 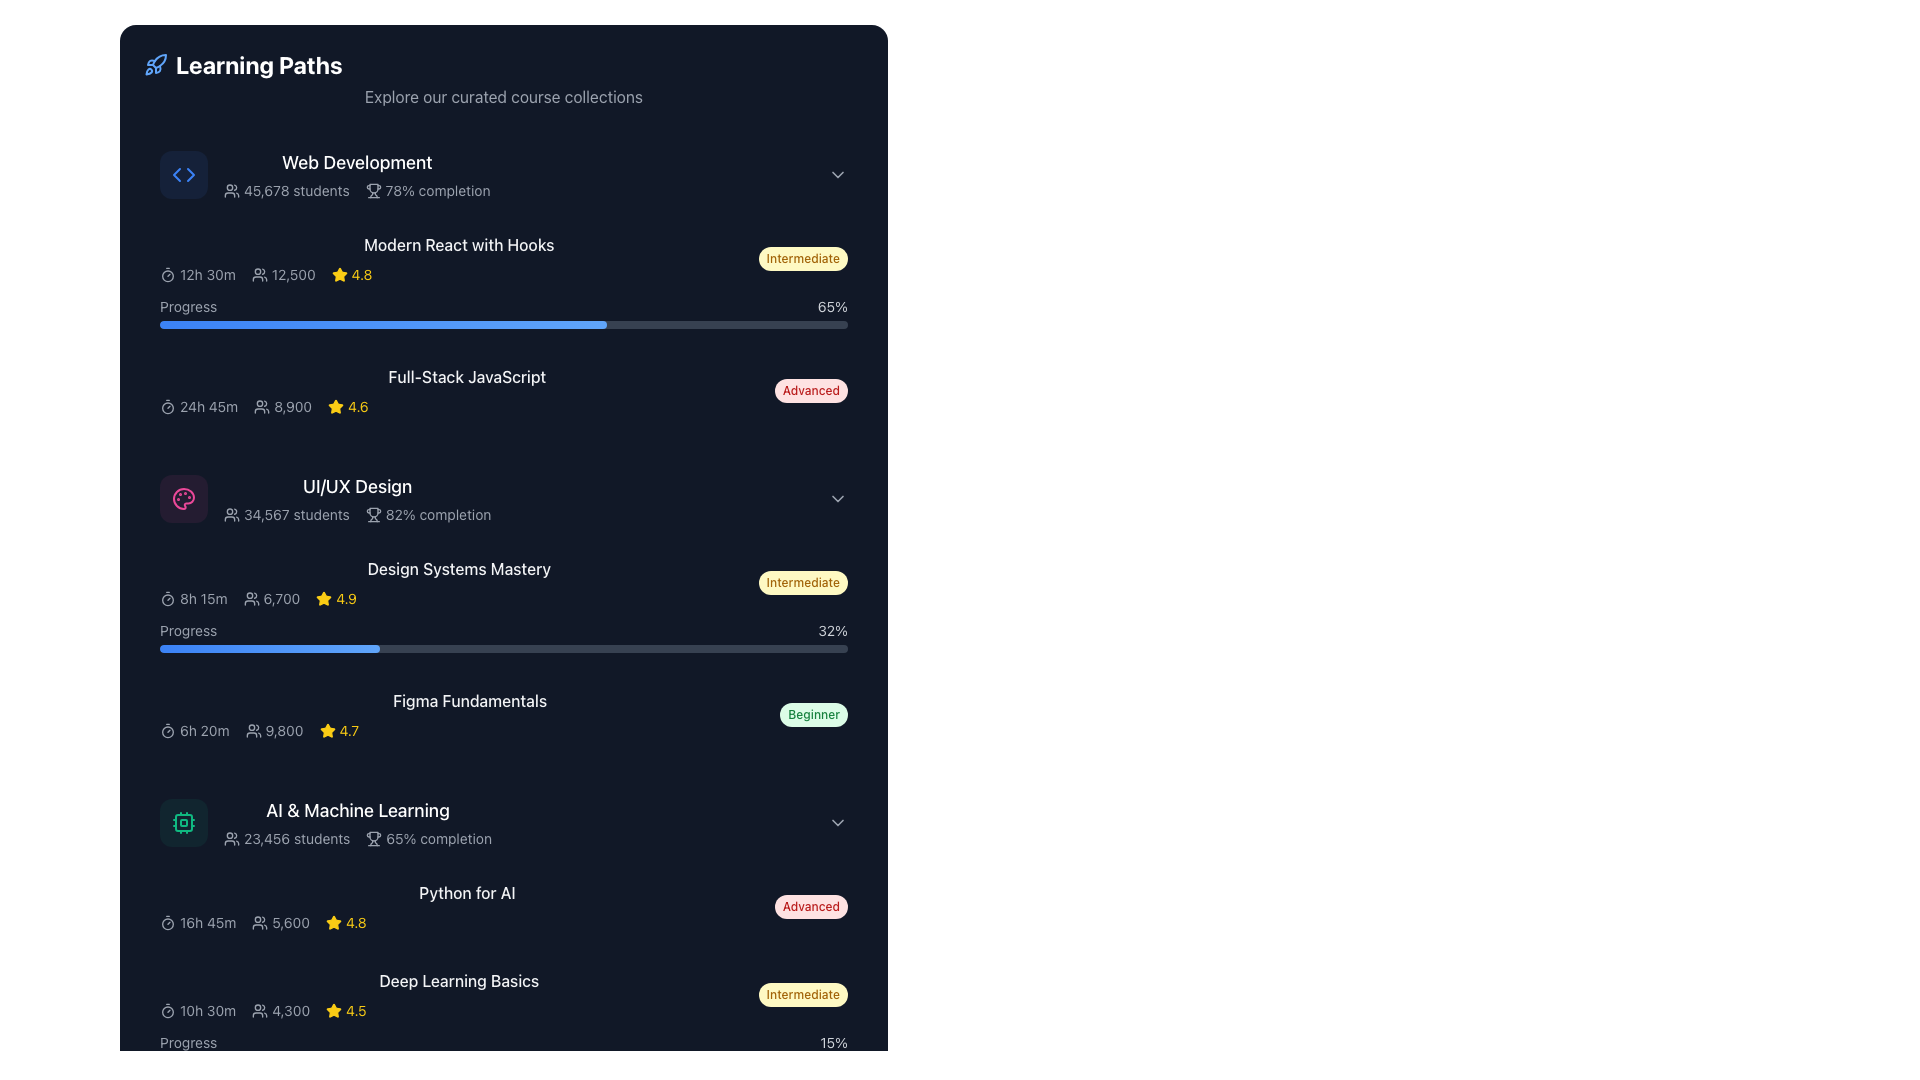 I want to click on completion percentage represented by the progress bar located in the 'Web Development' section below the label 'Progress.', so click(x=383, y=323).